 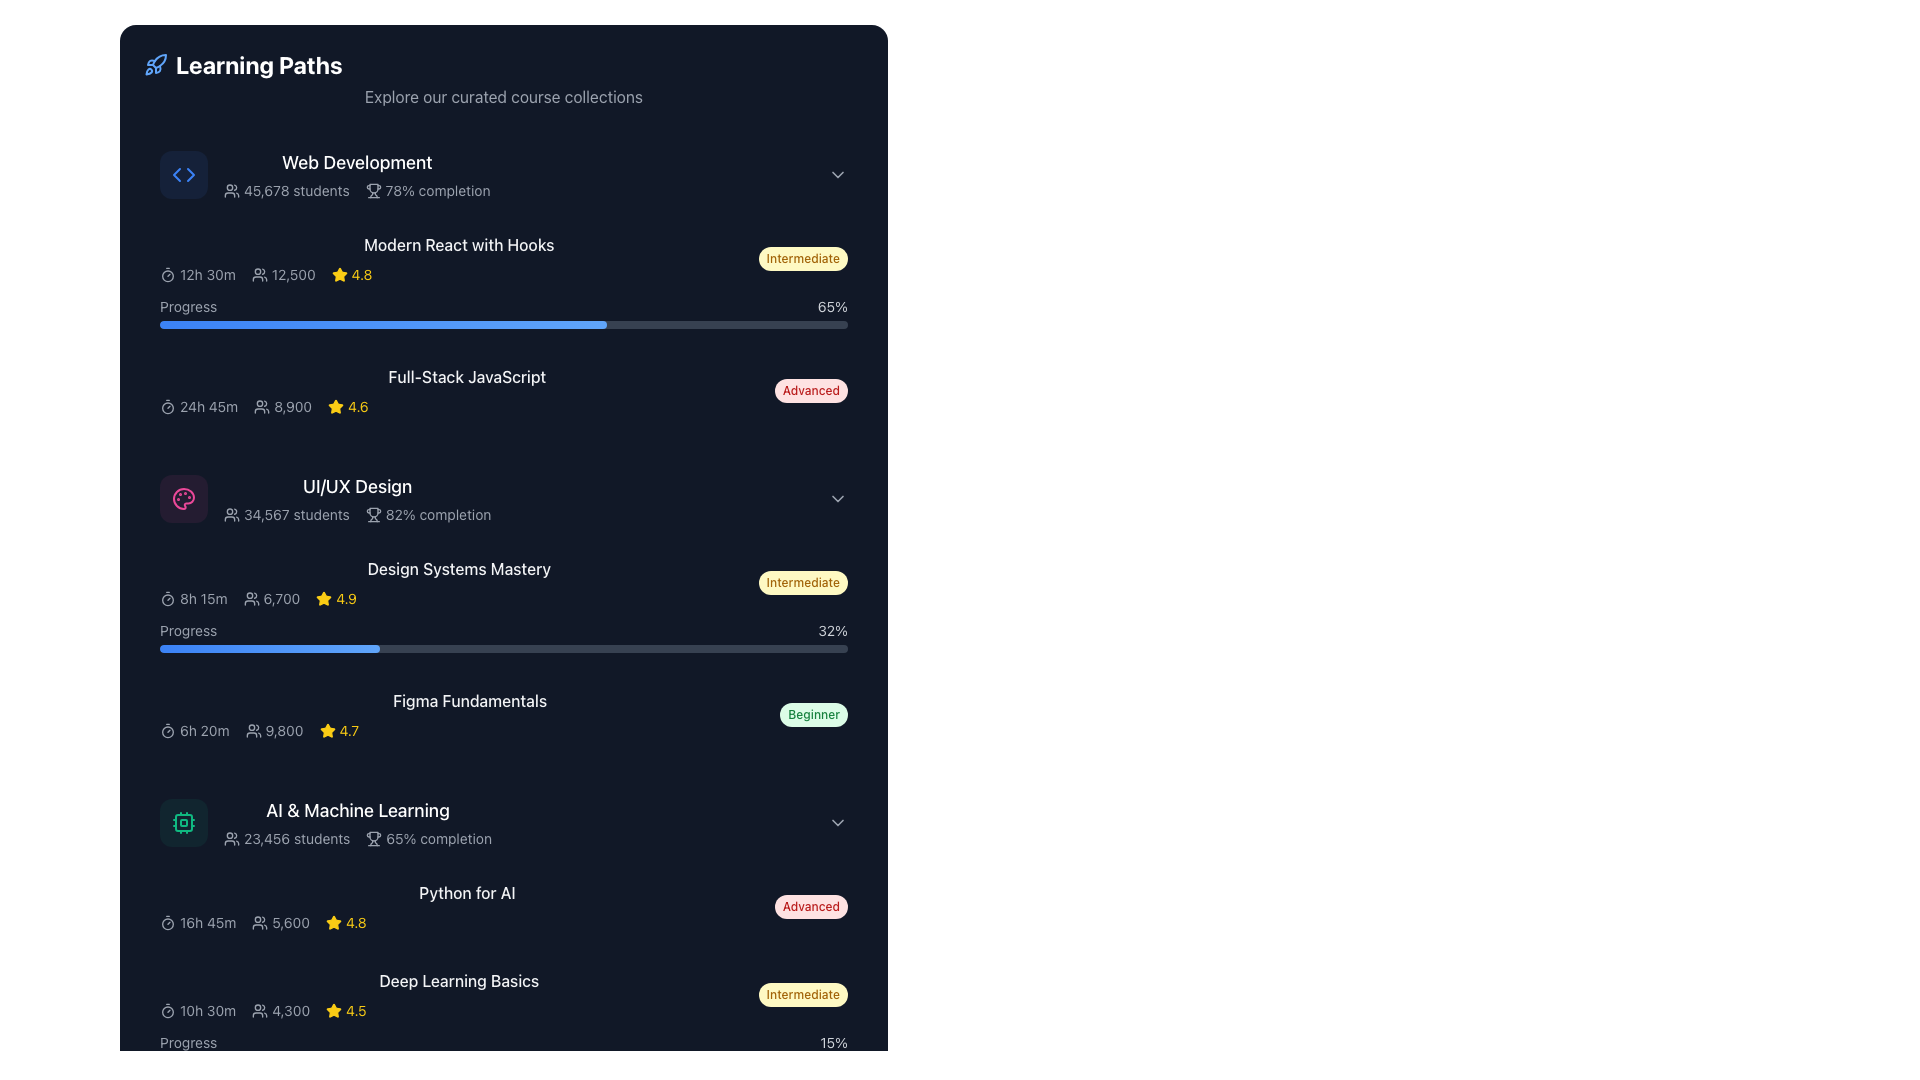 I want to click on completion percentage represented by the progress bar located in the 'Web Development' section below the label 'Progress.', so click(x=383, y=323).